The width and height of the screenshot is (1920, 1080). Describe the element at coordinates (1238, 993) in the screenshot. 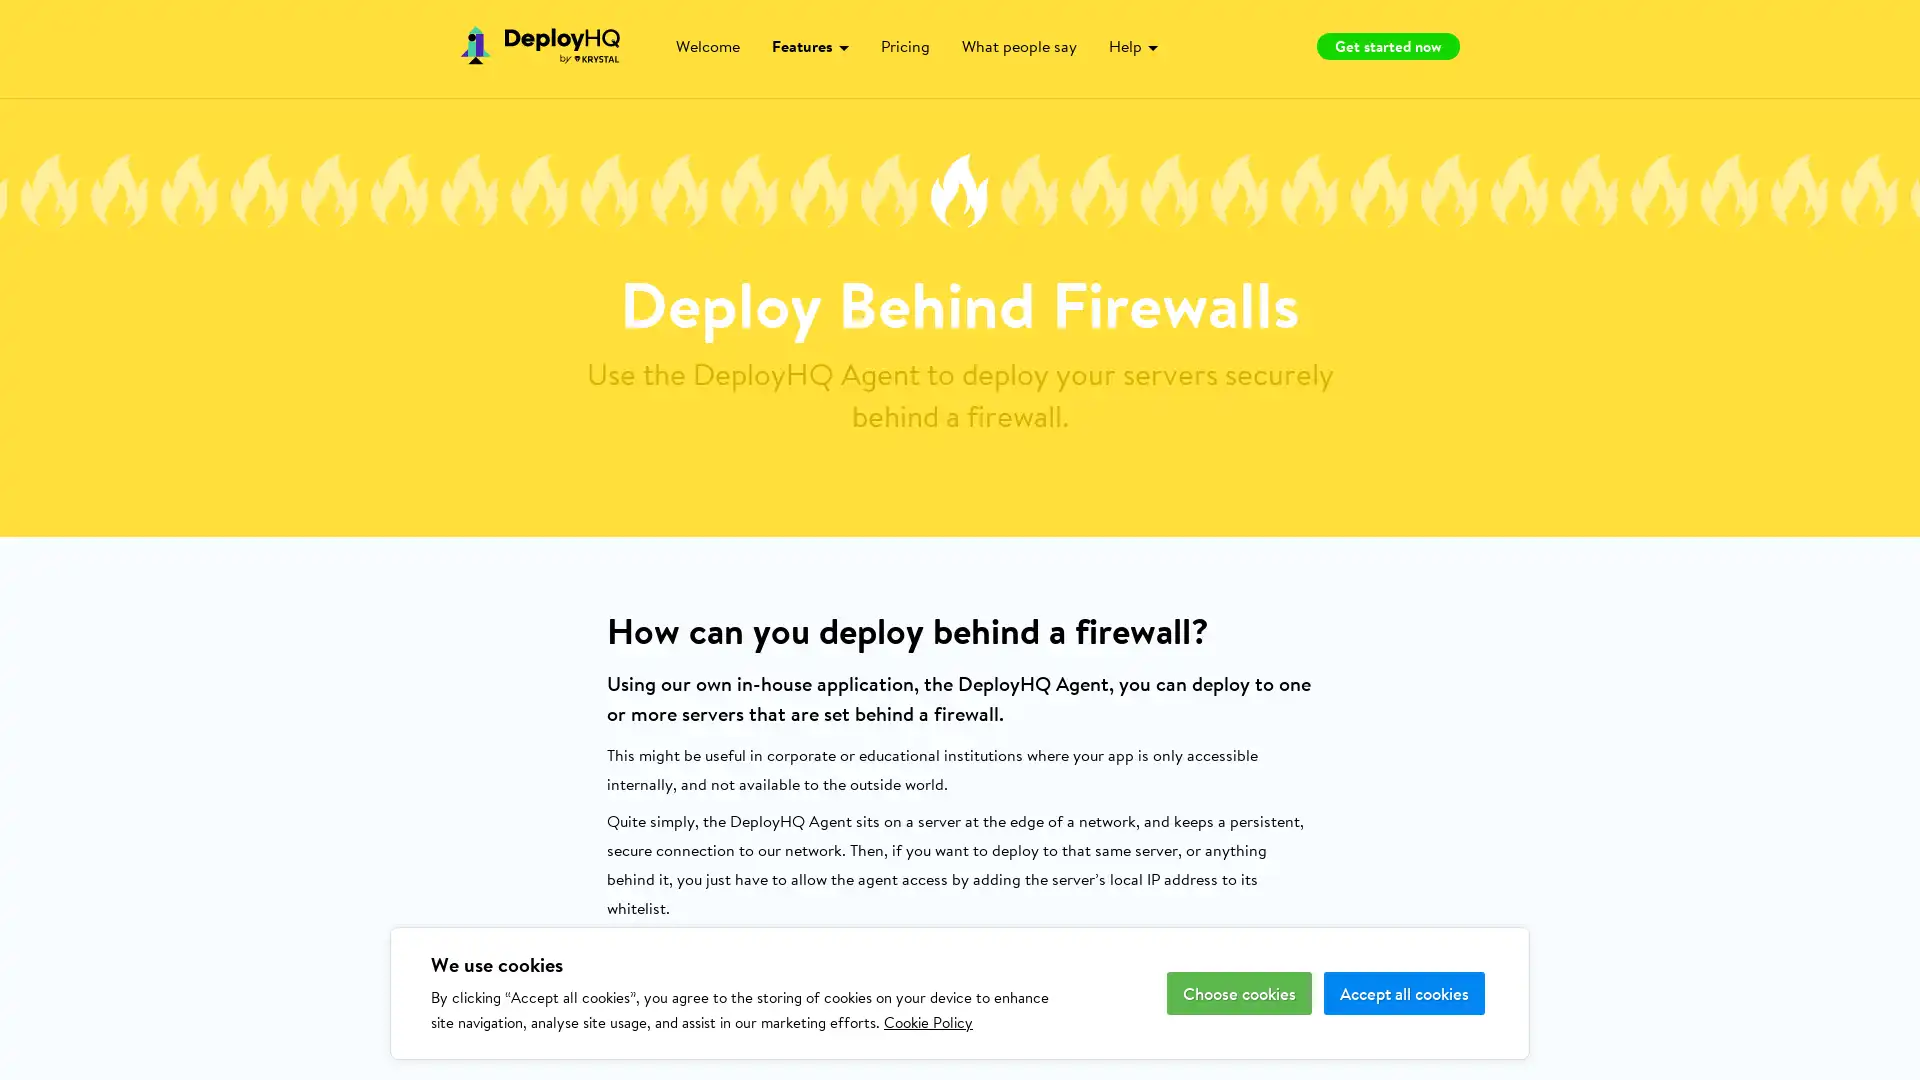

I see `Choose cookies` at that location.